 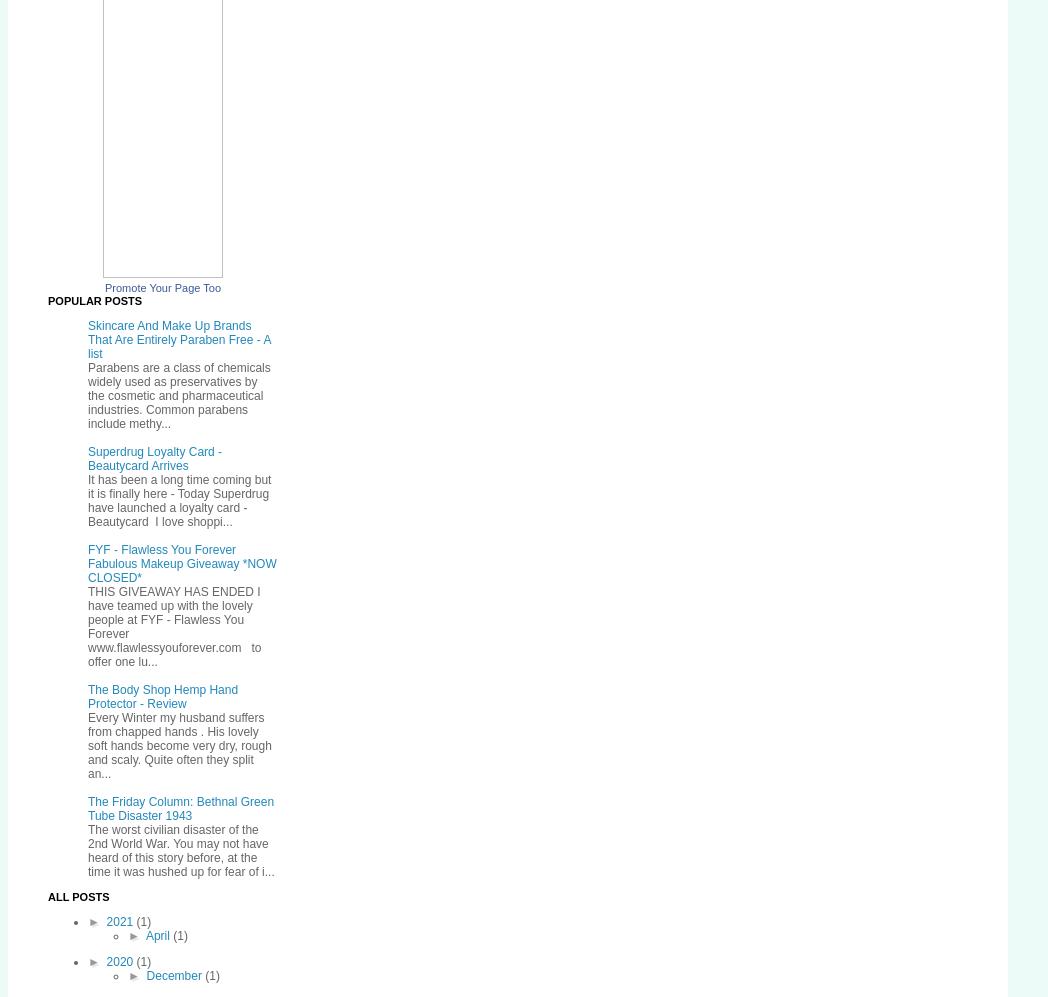 I want to click on 'April', so click(x=158, y=935).